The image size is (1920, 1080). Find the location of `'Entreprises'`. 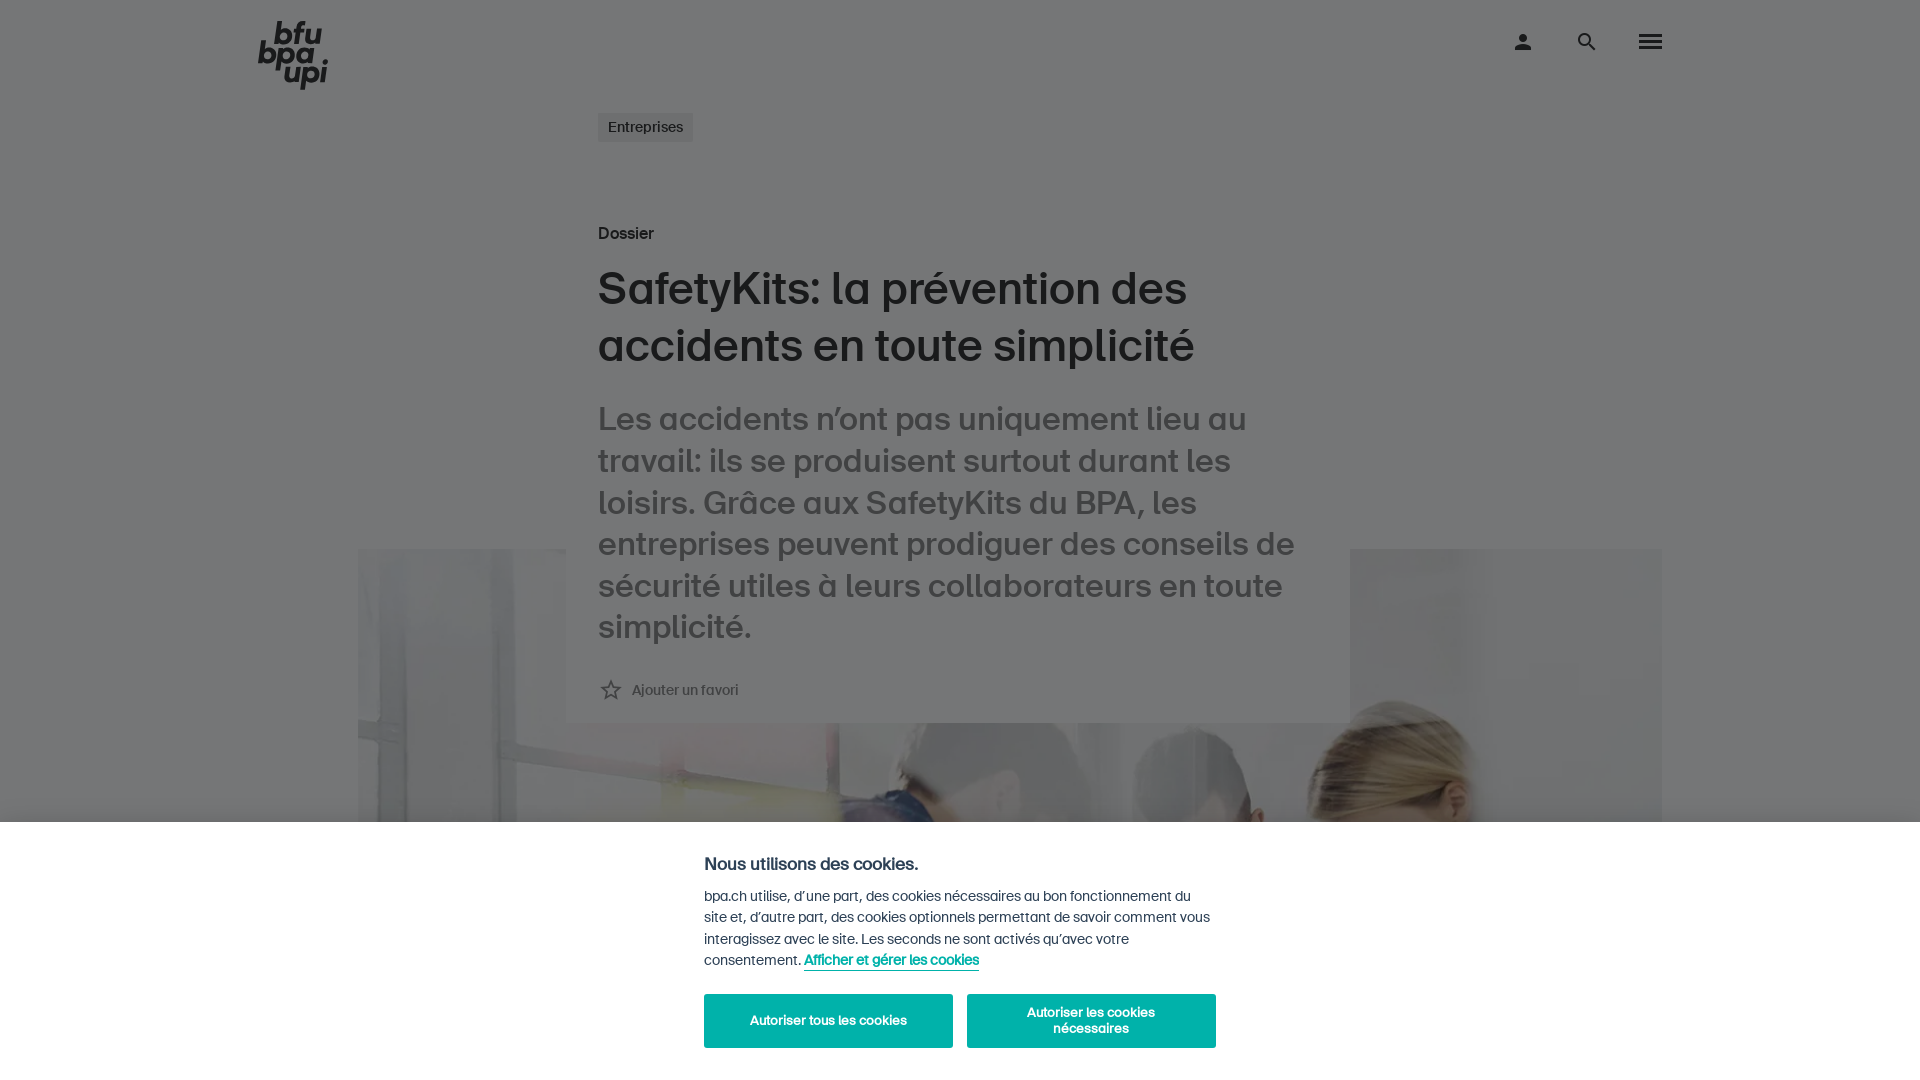

'Entreprises' is located at coordinates (645, 127).